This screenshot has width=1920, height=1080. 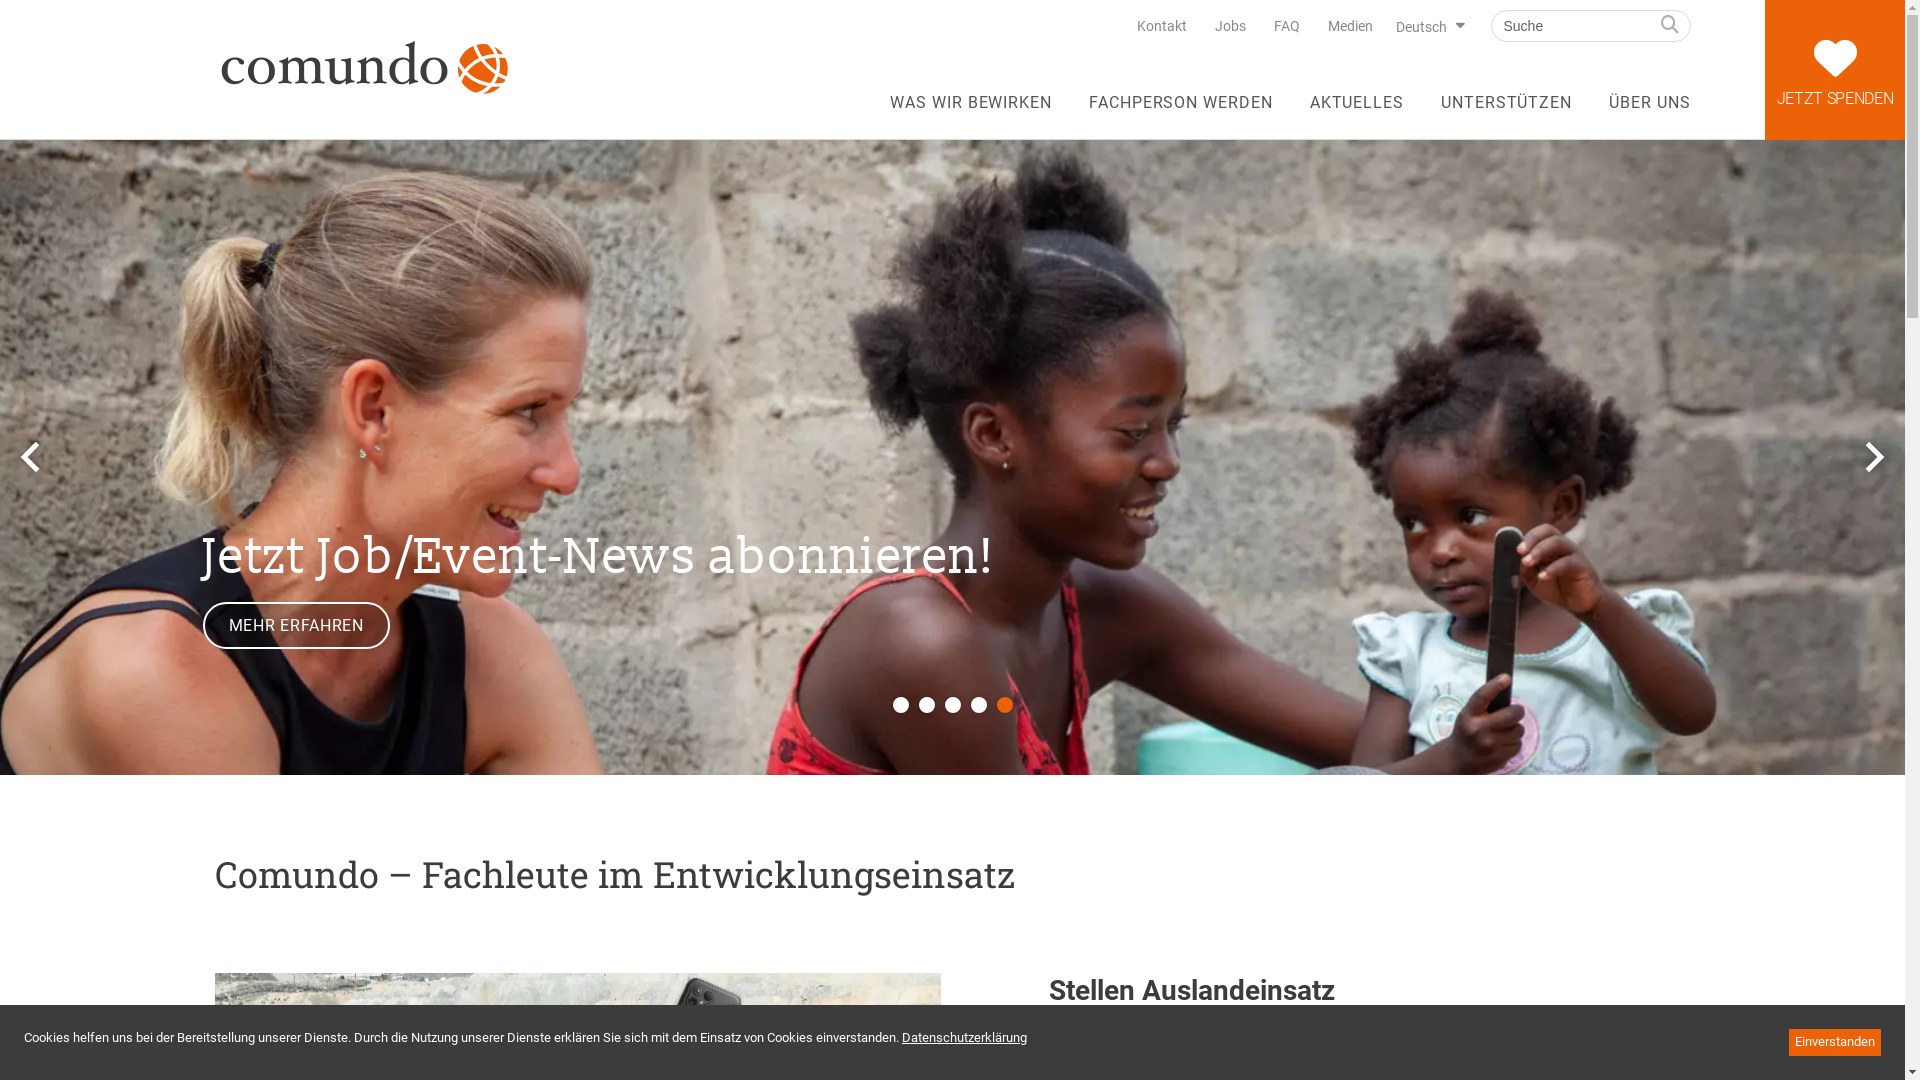 What do you see at coordinates (1357, 111) in the screenshot?
I see `'AKTUELLES'` at bounding box center [1357, 111].